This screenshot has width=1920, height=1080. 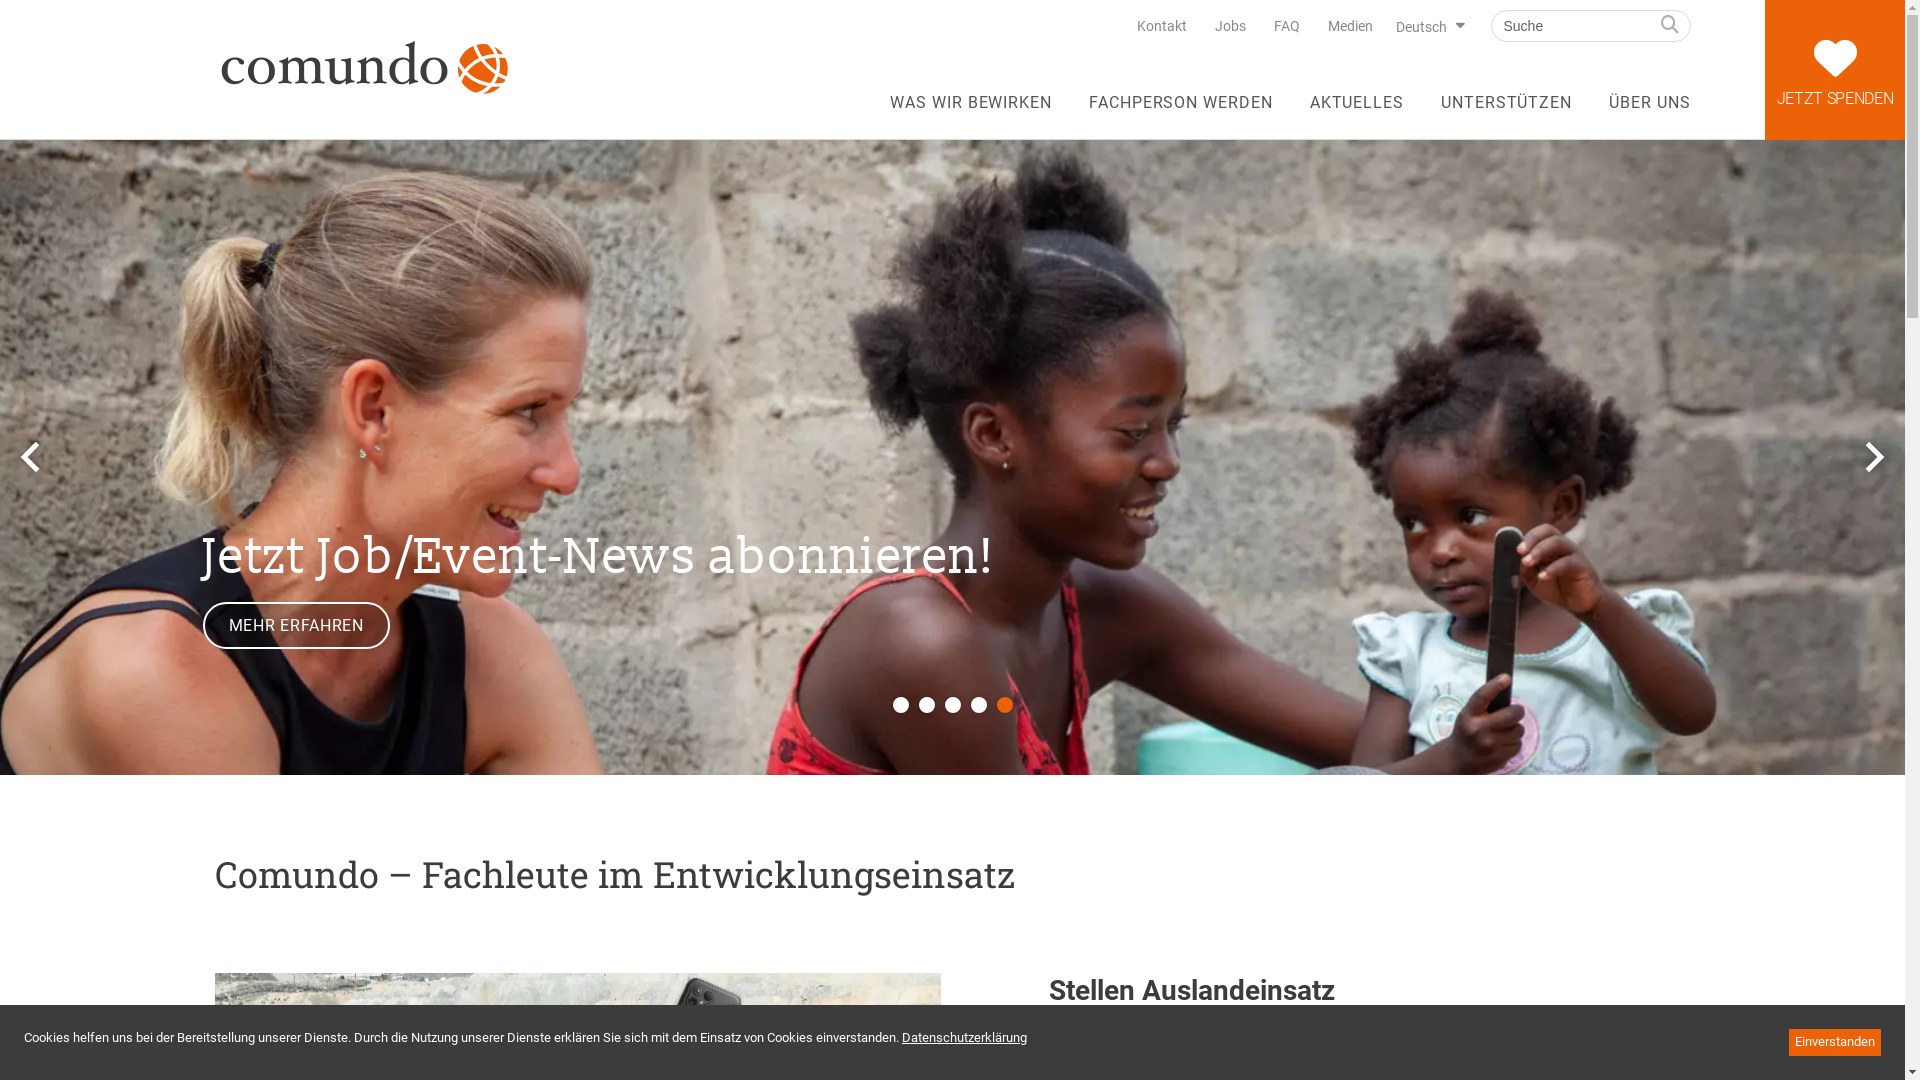 What do you see at coordinates (1357, 111) in the screenshot?
I see `'AKTUELLES'` at bounding box center [1357, 111].